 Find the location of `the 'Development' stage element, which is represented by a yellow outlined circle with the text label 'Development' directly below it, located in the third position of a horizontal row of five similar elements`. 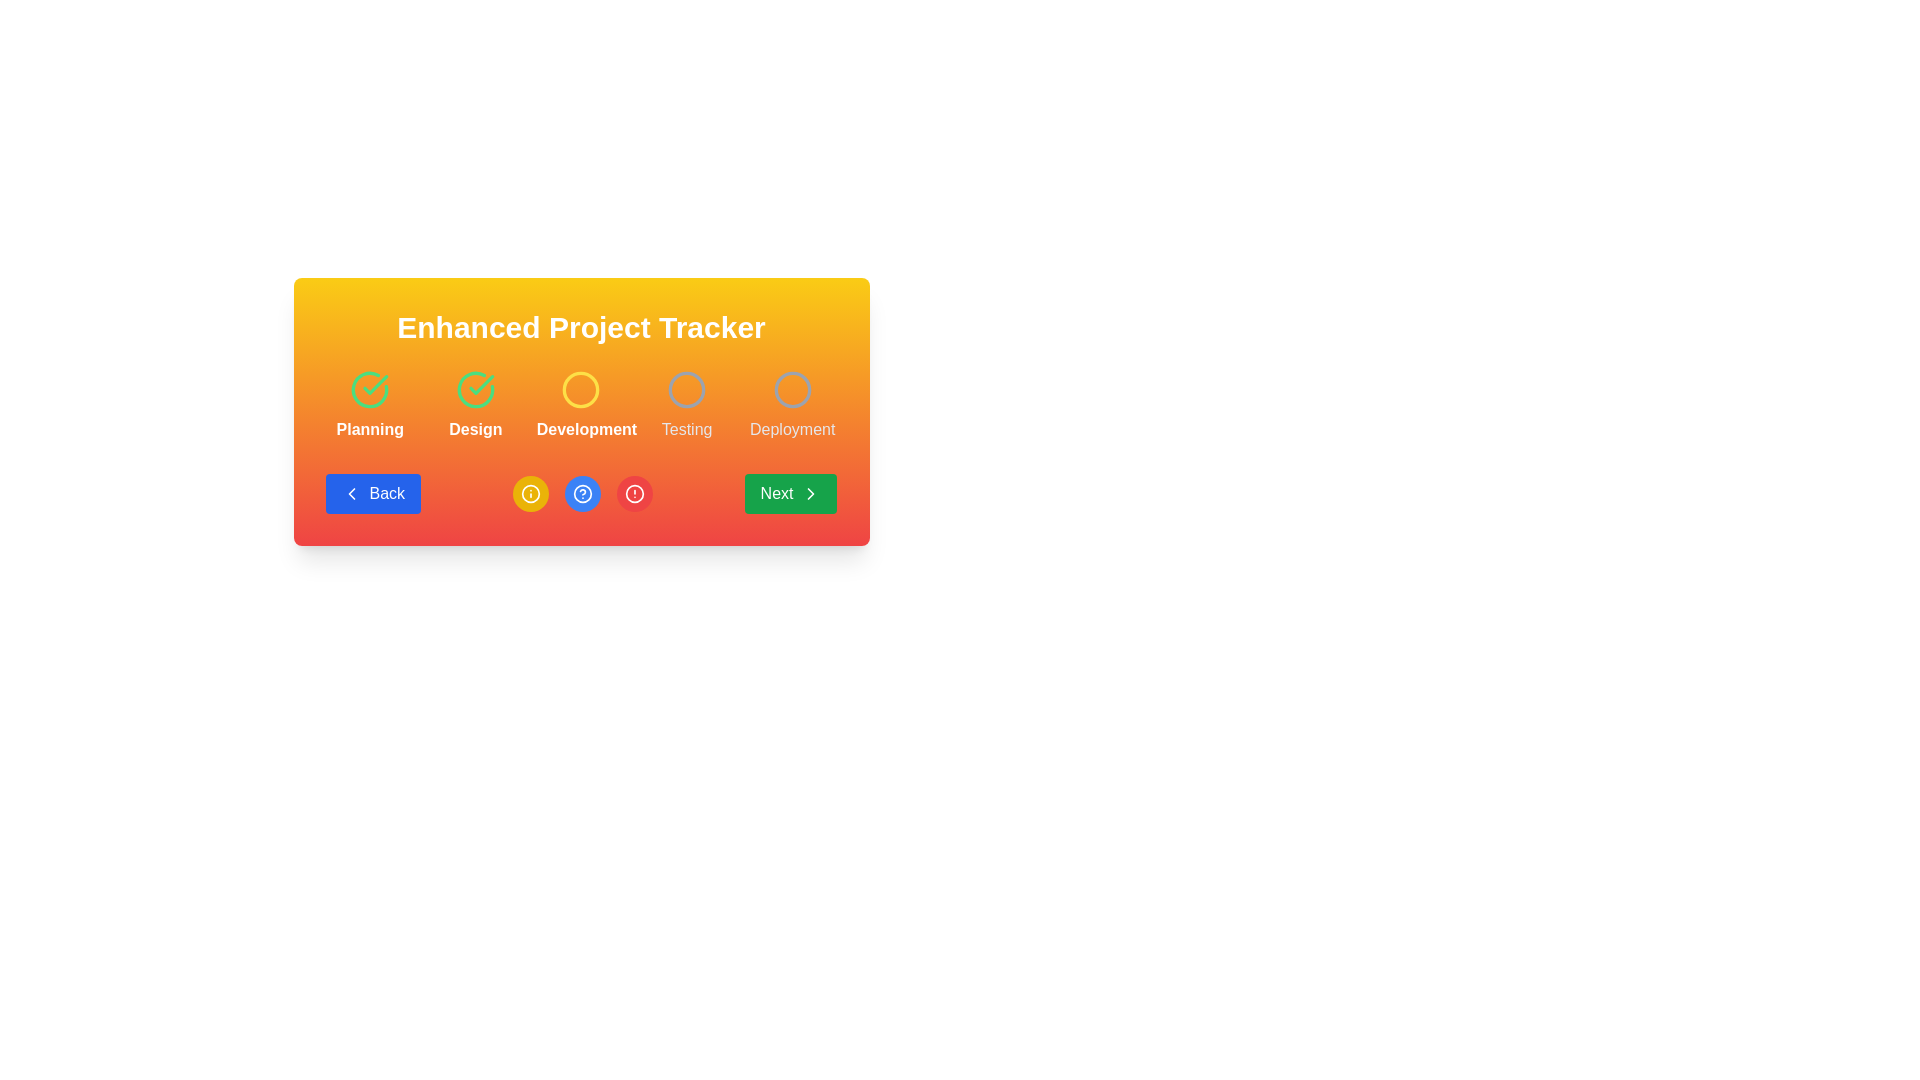

the 'Development' stage element, which is represented by a yellow outlined circle with the text label 'Development' directly below it, located in the third position of a horizontal row of five similar elements is located at coordinates (580, 405).